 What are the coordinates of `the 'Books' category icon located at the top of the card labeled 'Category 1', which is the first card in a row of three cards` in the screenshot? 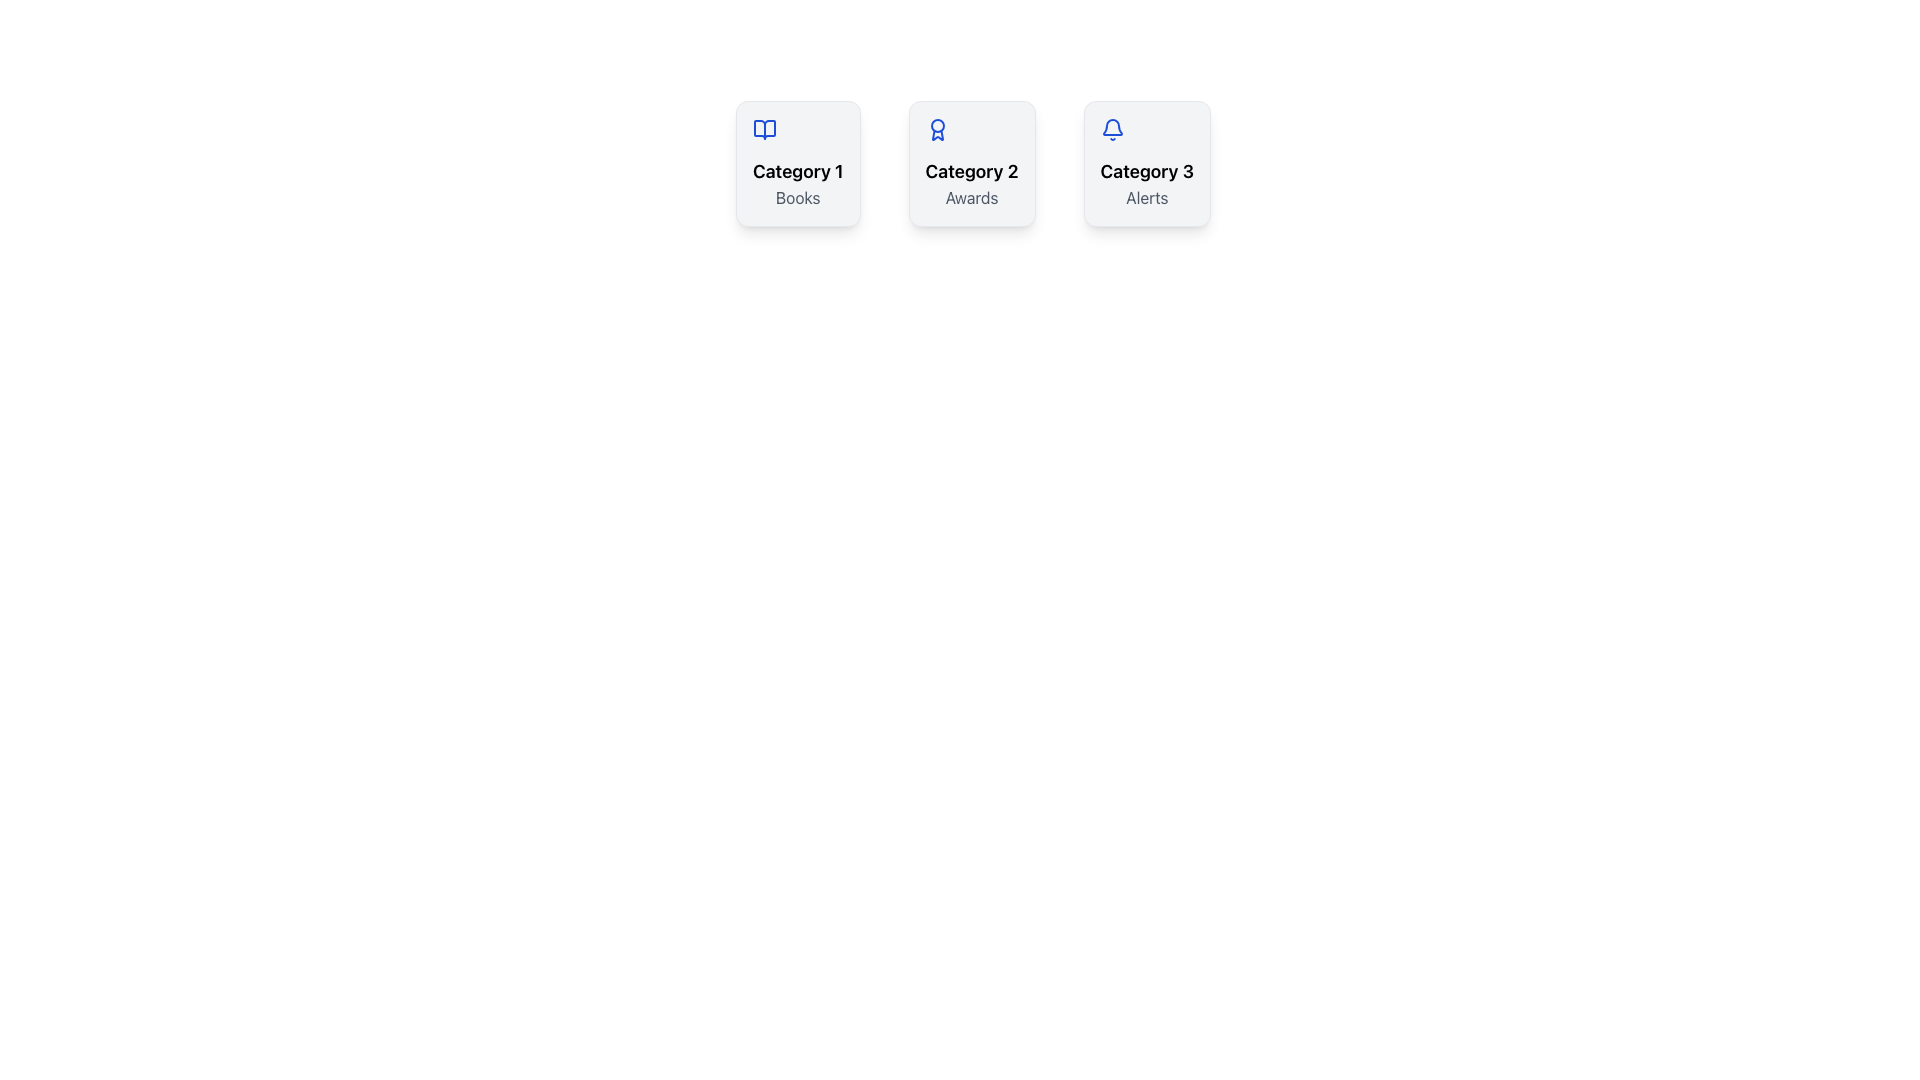 It's located at (763, 130).